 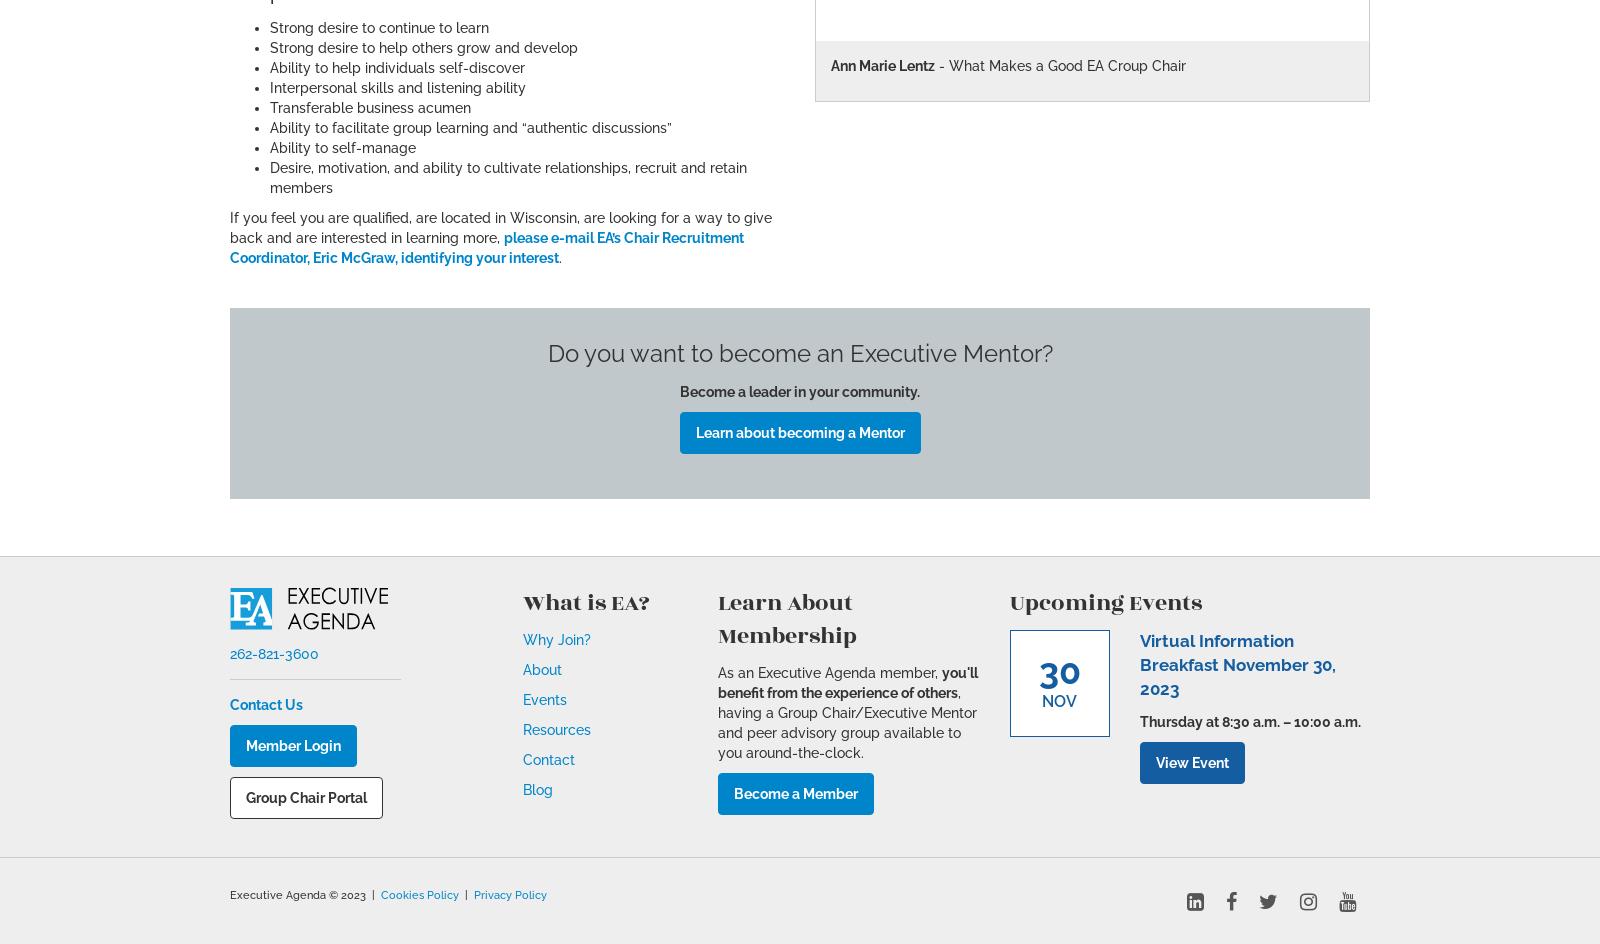 What do you see at coordinates (419, 892) in the screenshot?
I see `'Cookies Policy'` at bounding box center [419, 892].